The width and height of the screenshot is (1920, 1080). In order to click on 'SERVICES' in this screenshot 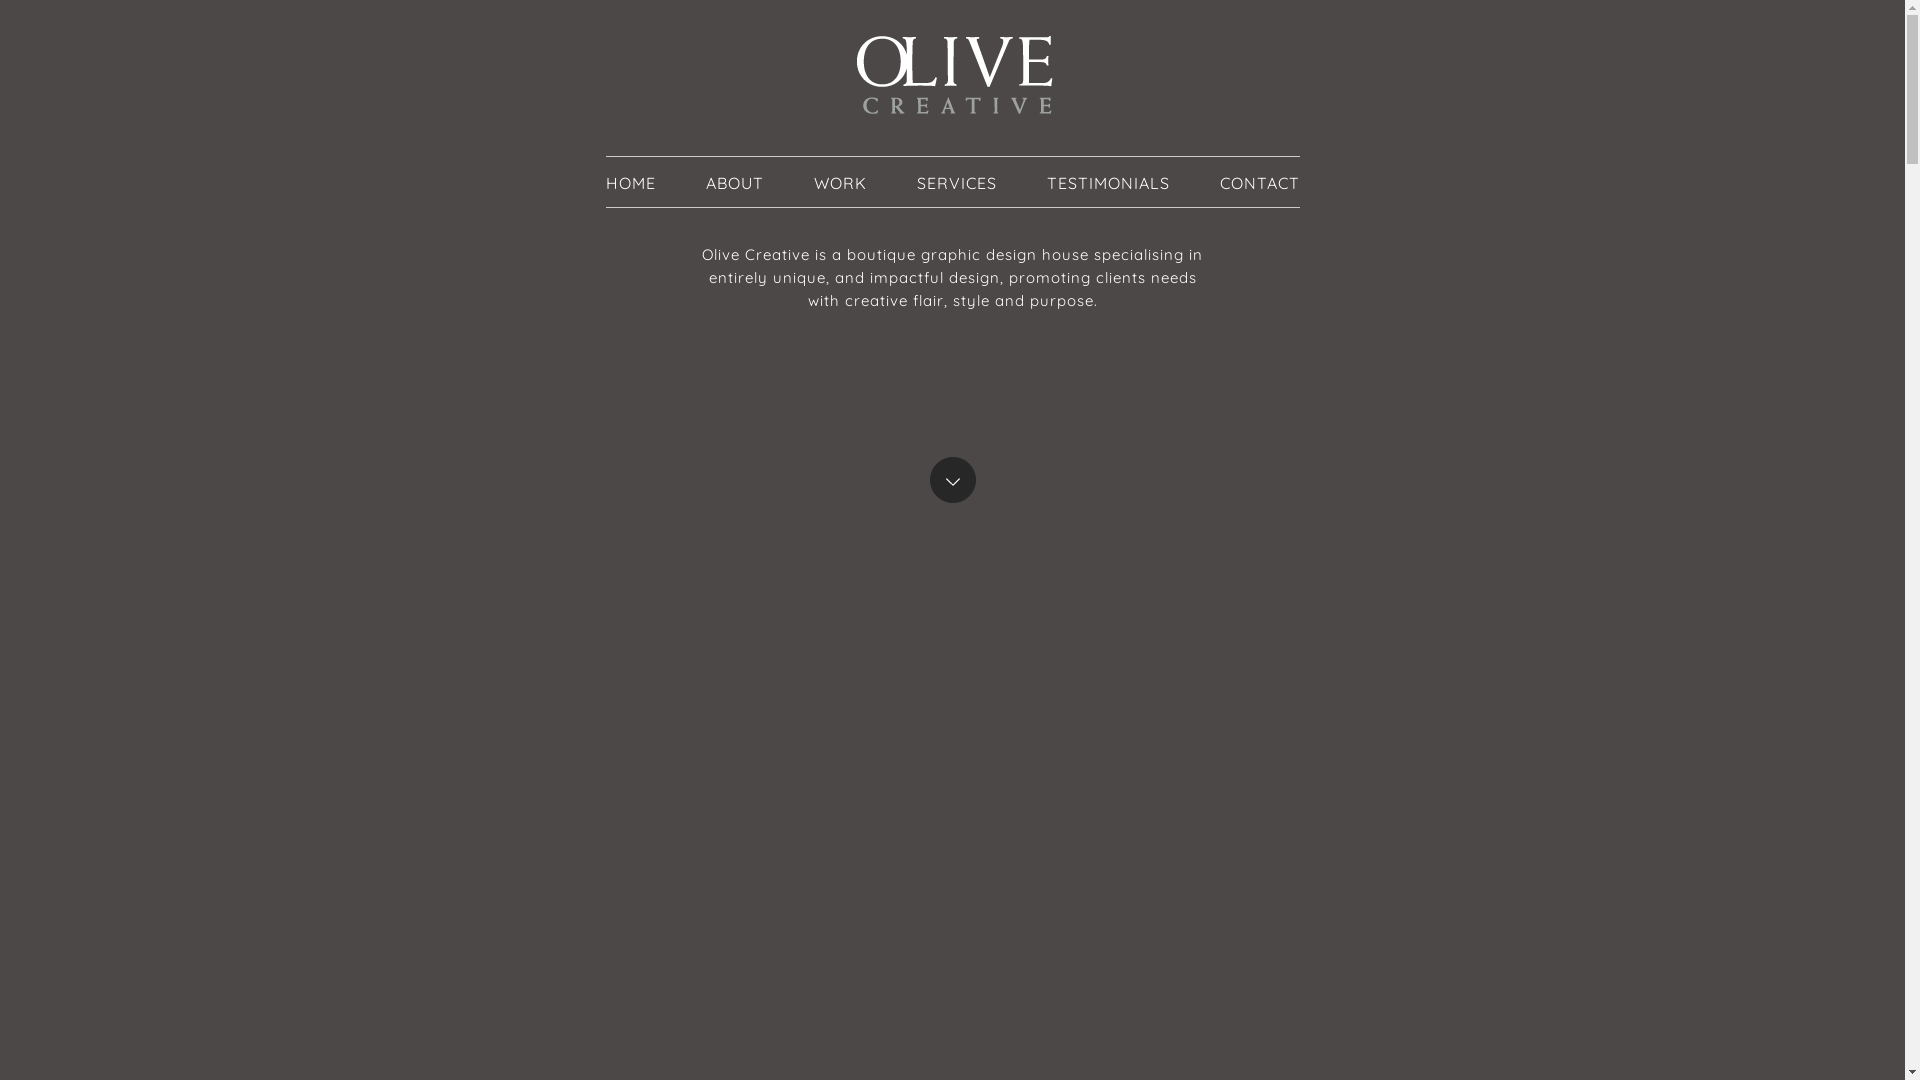, I will do `click(915, 182)`.